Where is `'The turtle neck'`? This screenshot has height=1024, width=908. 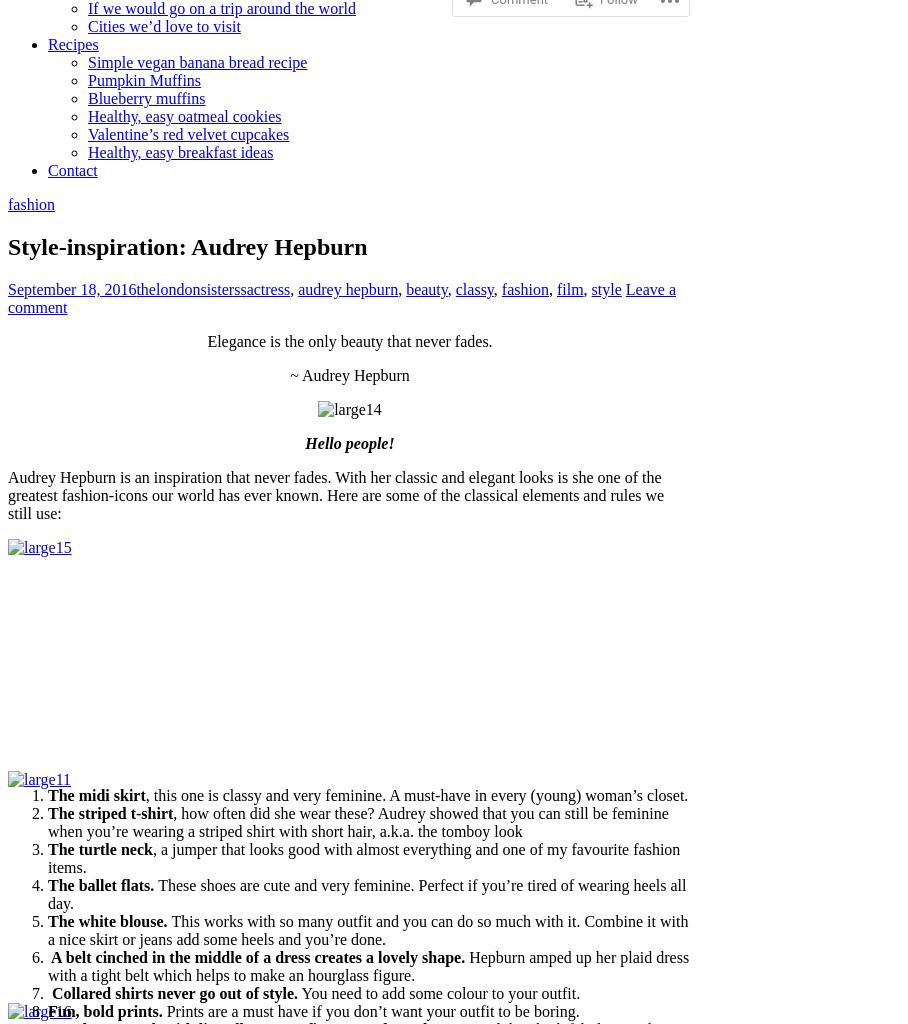 'The turtle neck' is located at coordinates (48, 847).